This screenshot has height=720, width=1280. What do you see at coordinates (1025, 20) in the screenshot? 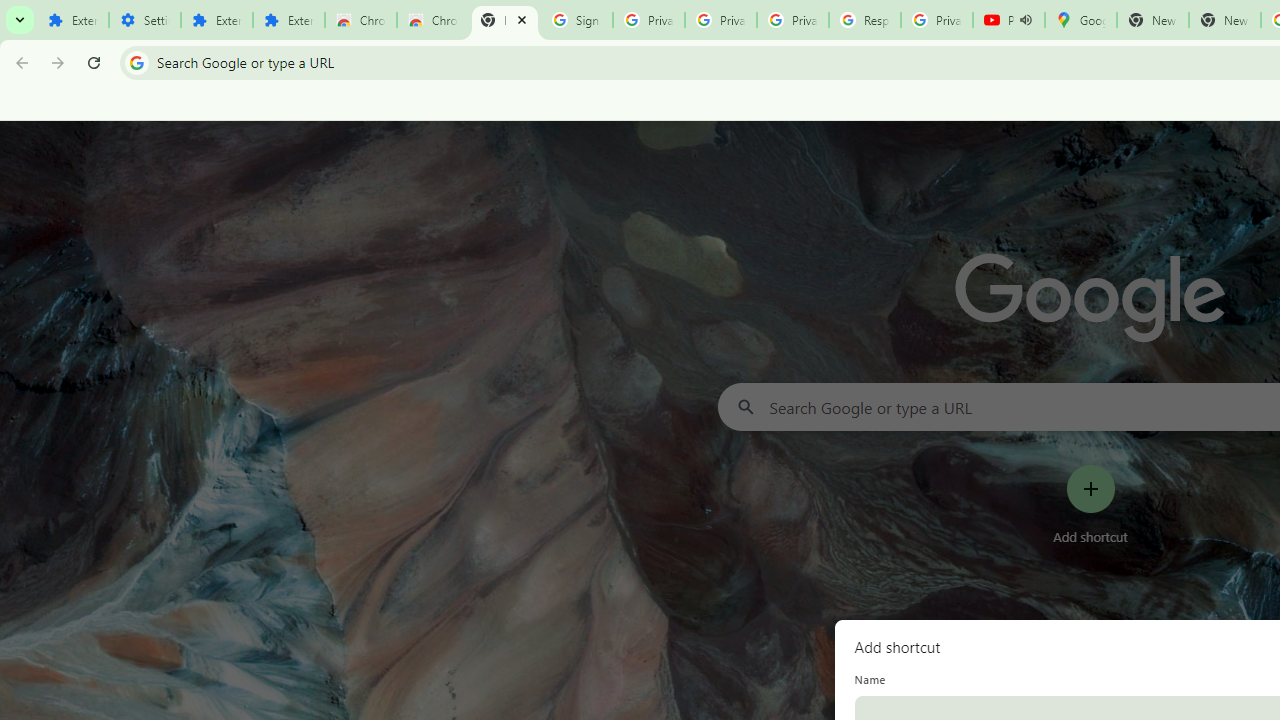
I see `'Mute tab'` at bounding box center [1025, 20].